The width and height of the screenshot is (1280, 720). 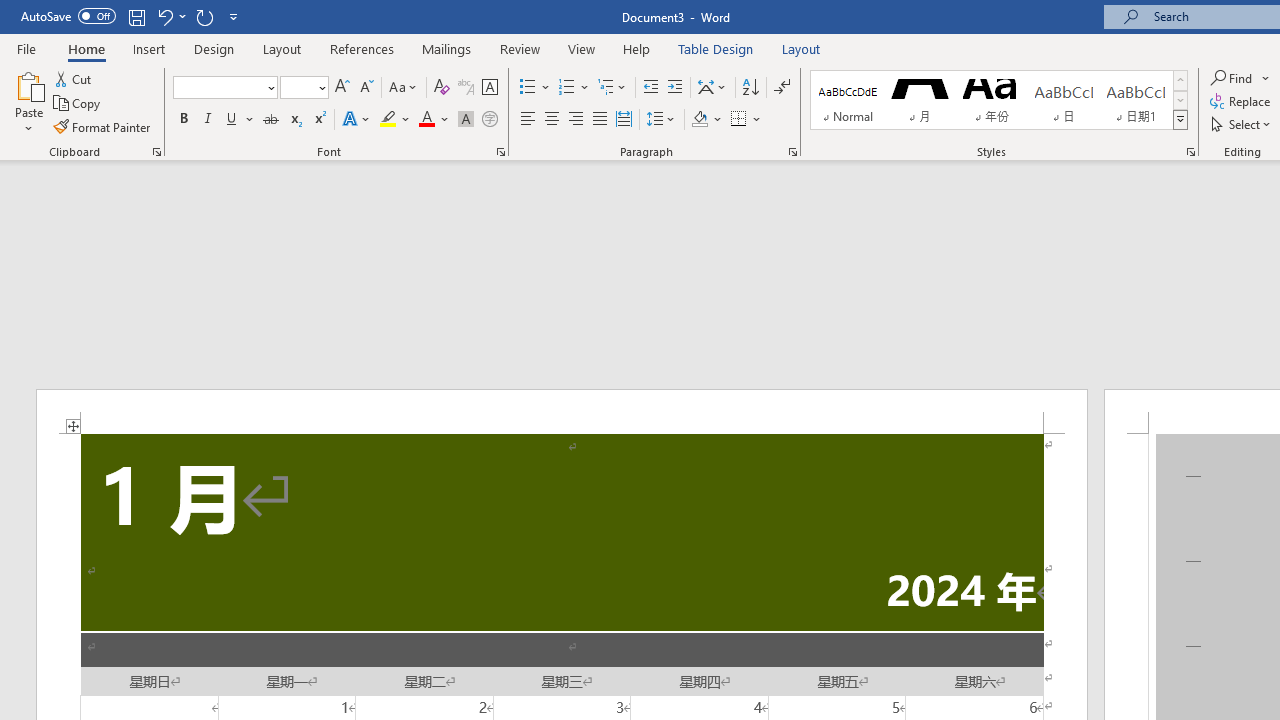 What do you see at coordinates (342, 86) in the screenshot?
I see `'Grow Font'` at bounding box center [342, 86].